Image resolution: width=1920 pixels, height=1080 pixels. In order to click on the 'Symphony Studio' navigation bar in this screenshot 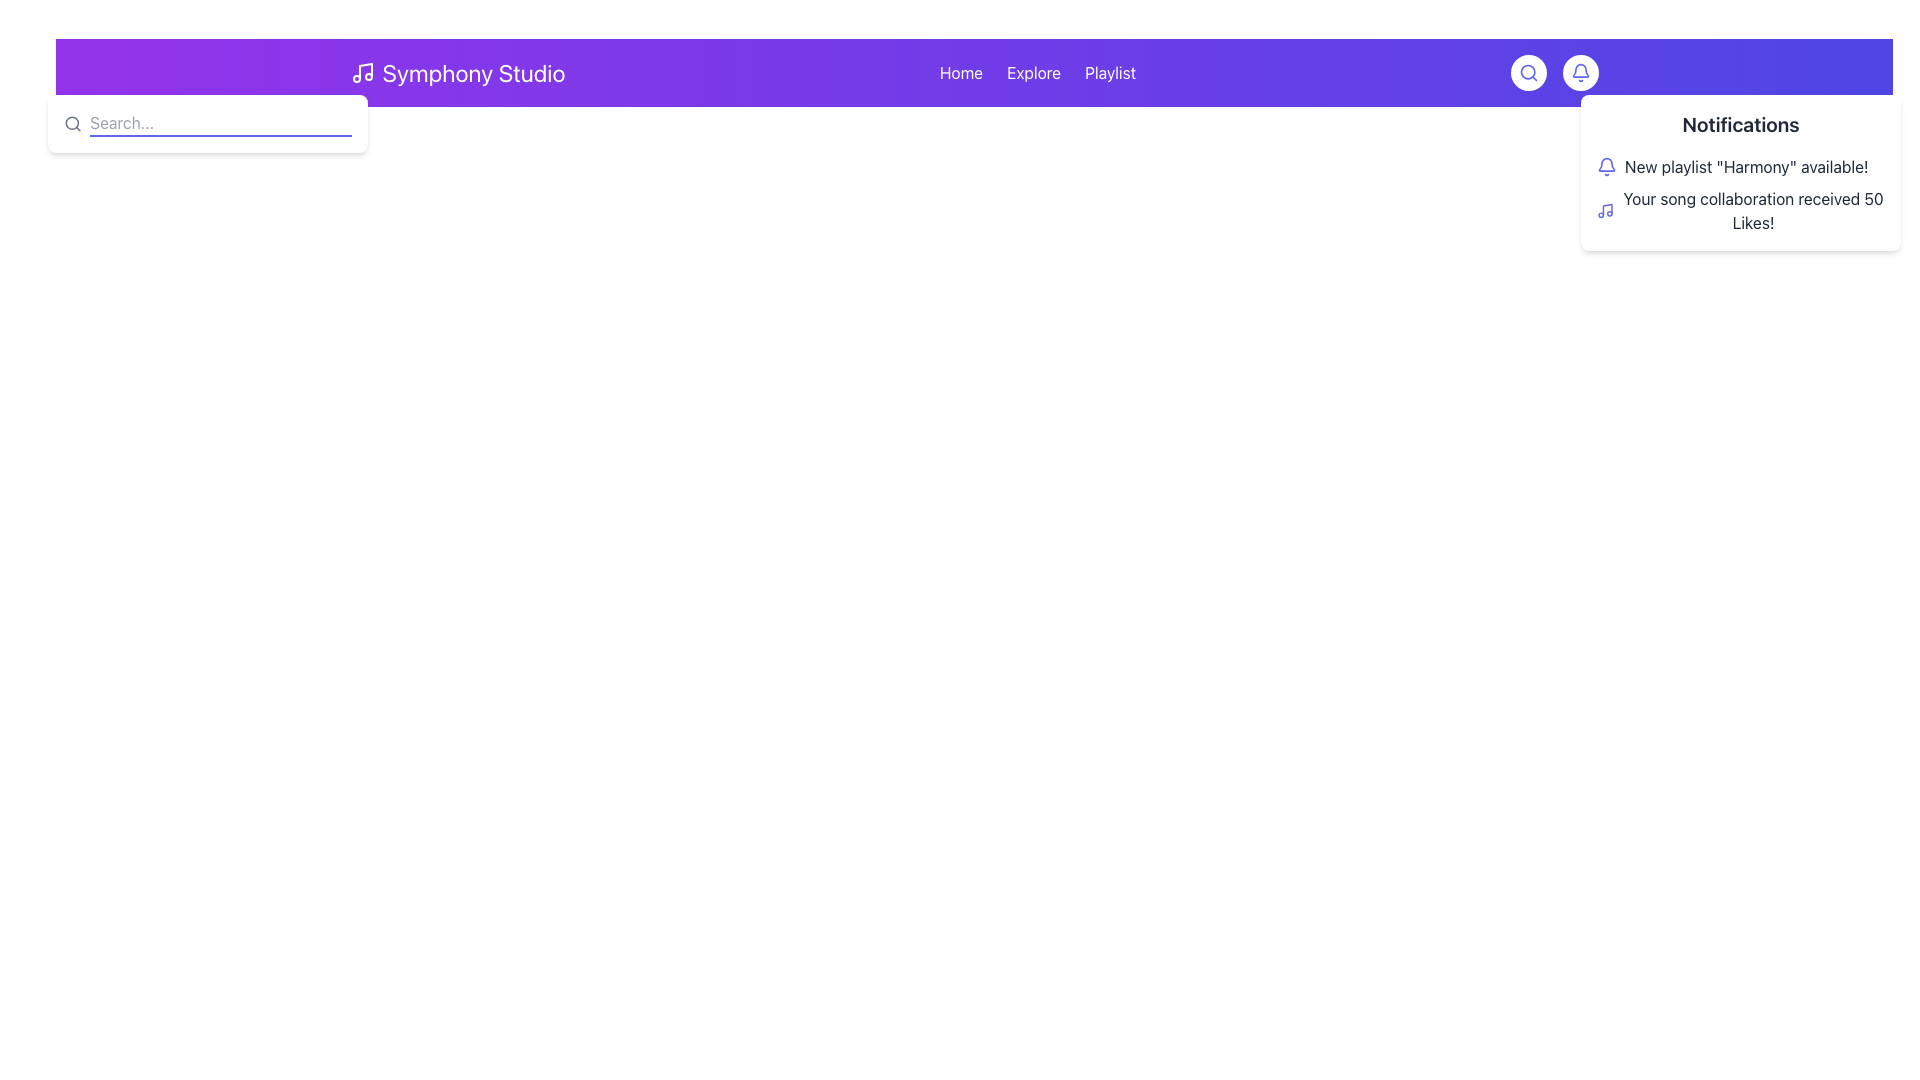, I will do `click(974, 72)`.